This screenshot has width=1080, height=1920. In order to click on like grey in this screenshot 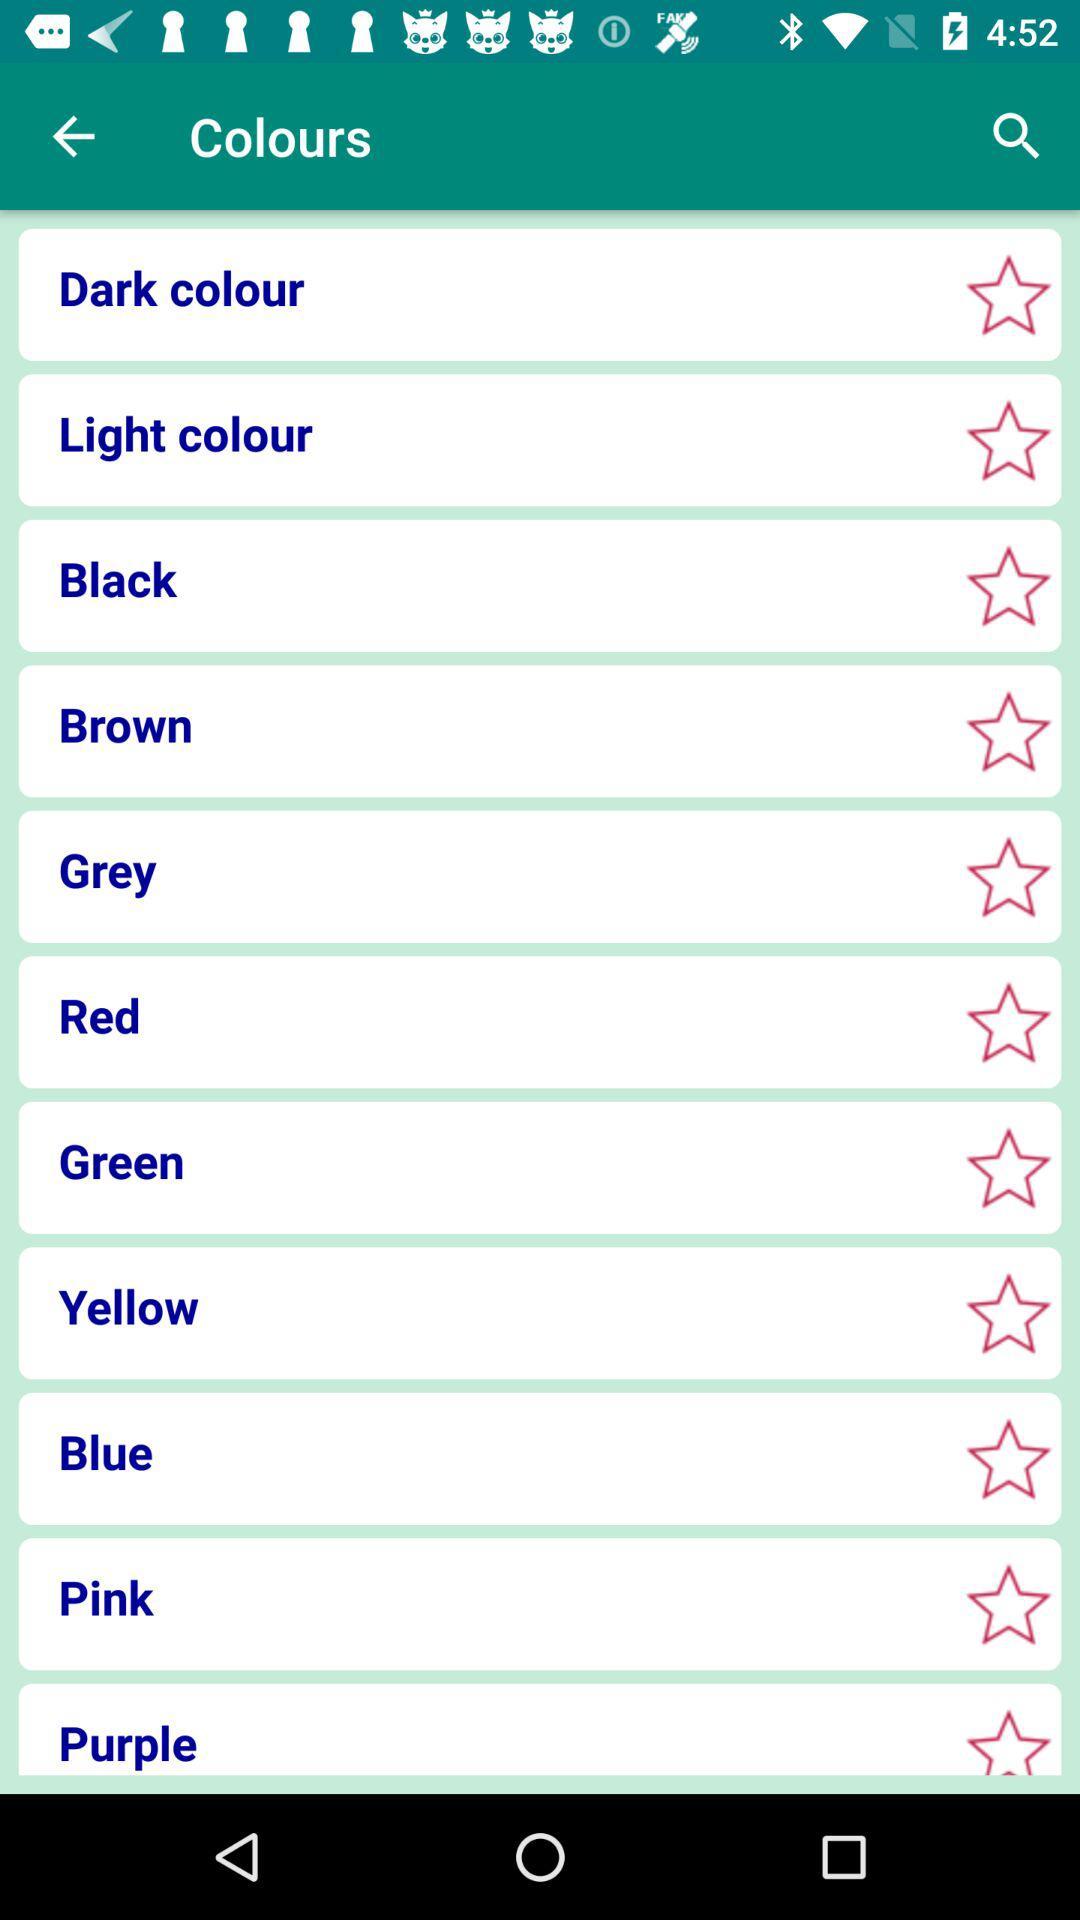, I will do `click(1008, 876)`.